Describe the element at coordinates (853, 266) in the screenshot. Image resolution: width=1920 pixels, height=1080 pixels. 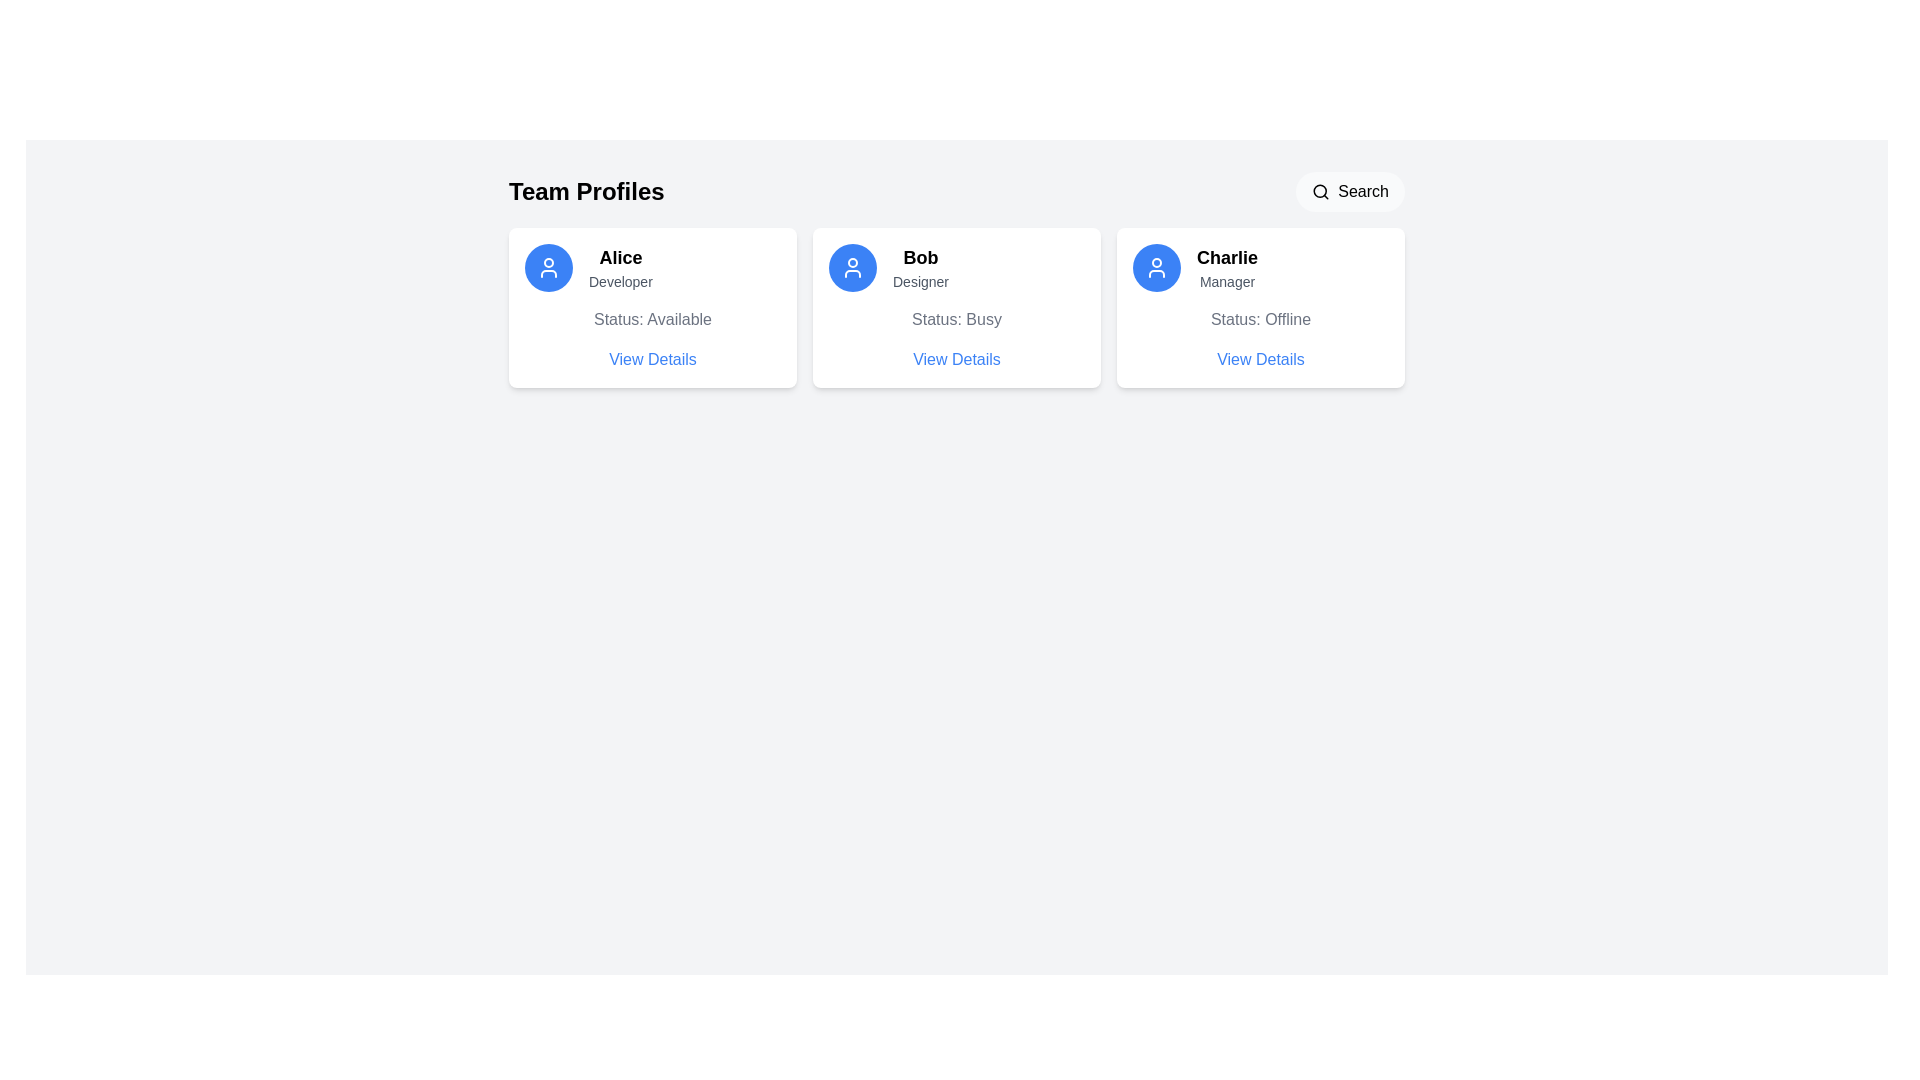
I see `the circular blue icon with a white outline illustration of a user profile located in the top-left corner of 'Bob's profile card in the 'Team Profiles' interface` at that location.